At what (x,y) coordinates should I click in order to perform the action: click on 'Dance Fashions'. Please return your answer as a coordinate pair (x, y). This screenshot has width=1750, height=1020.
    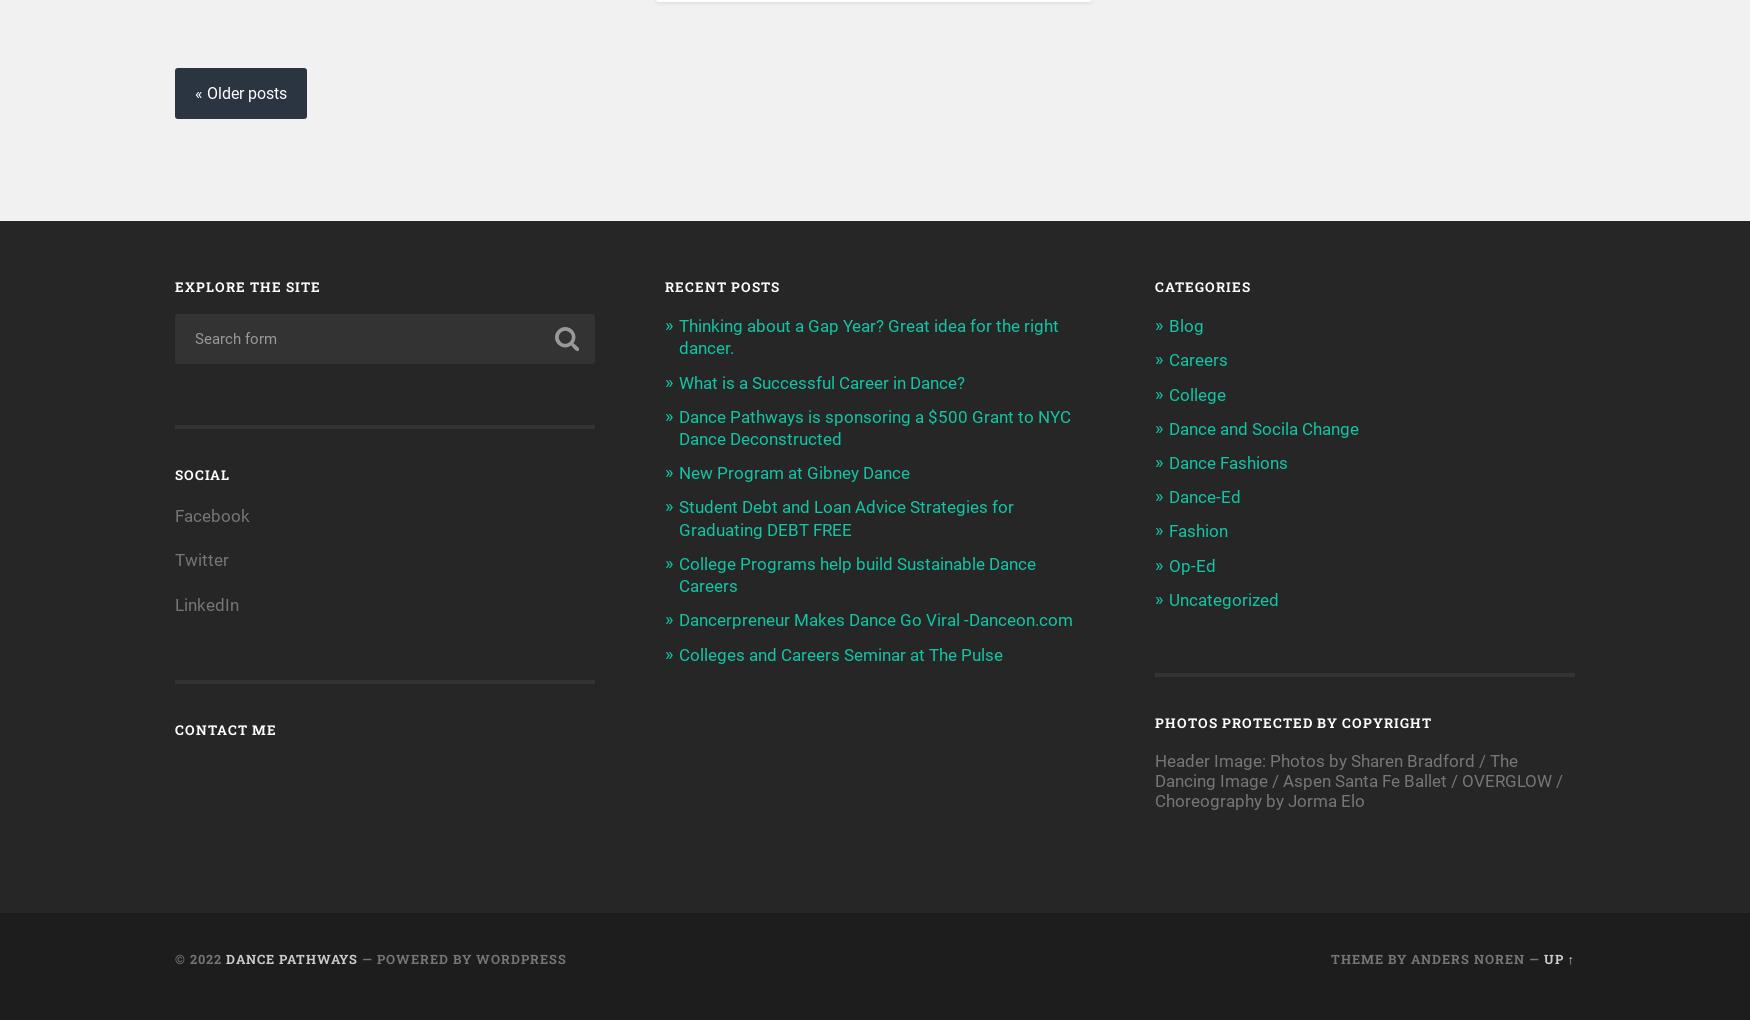
    Looking at the image, I should click on (1228, 461).